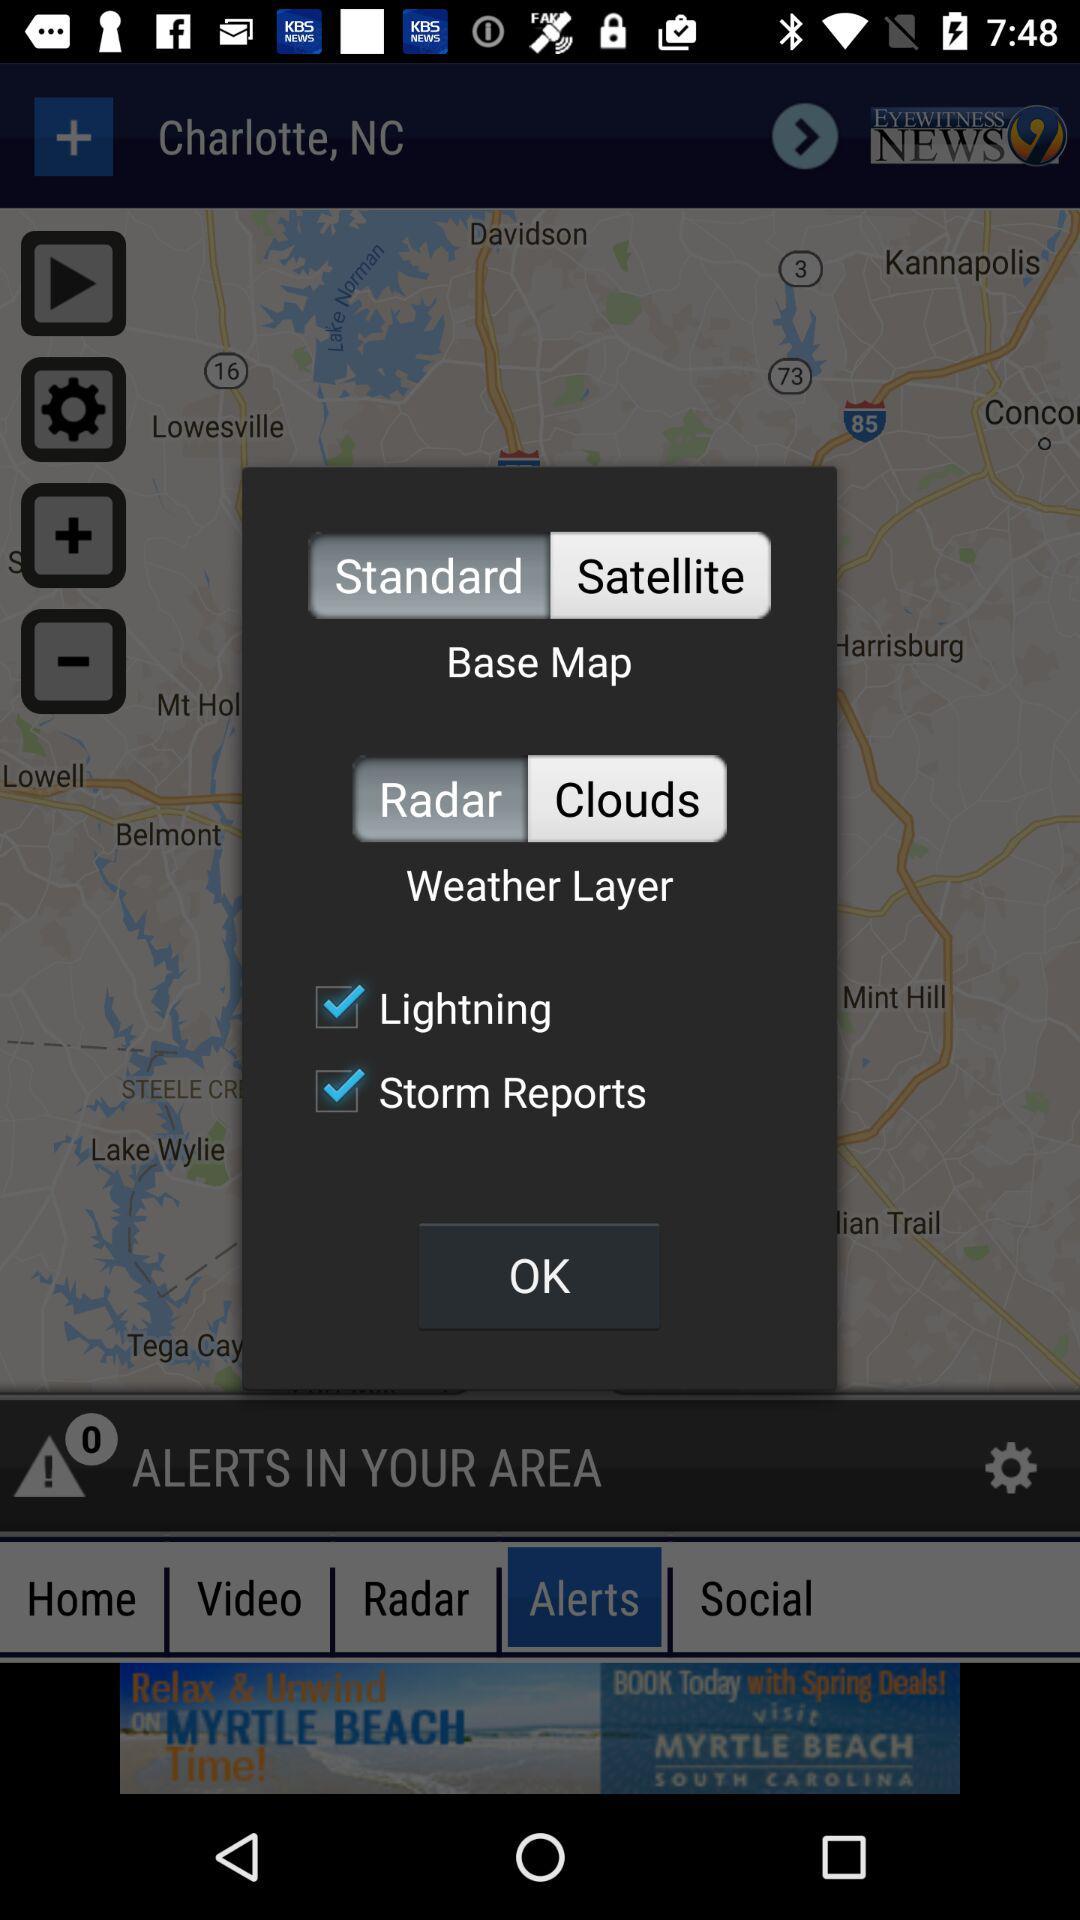 The image size is (1080, 1920). I want to click on item below the base map item, so click(439, 797).